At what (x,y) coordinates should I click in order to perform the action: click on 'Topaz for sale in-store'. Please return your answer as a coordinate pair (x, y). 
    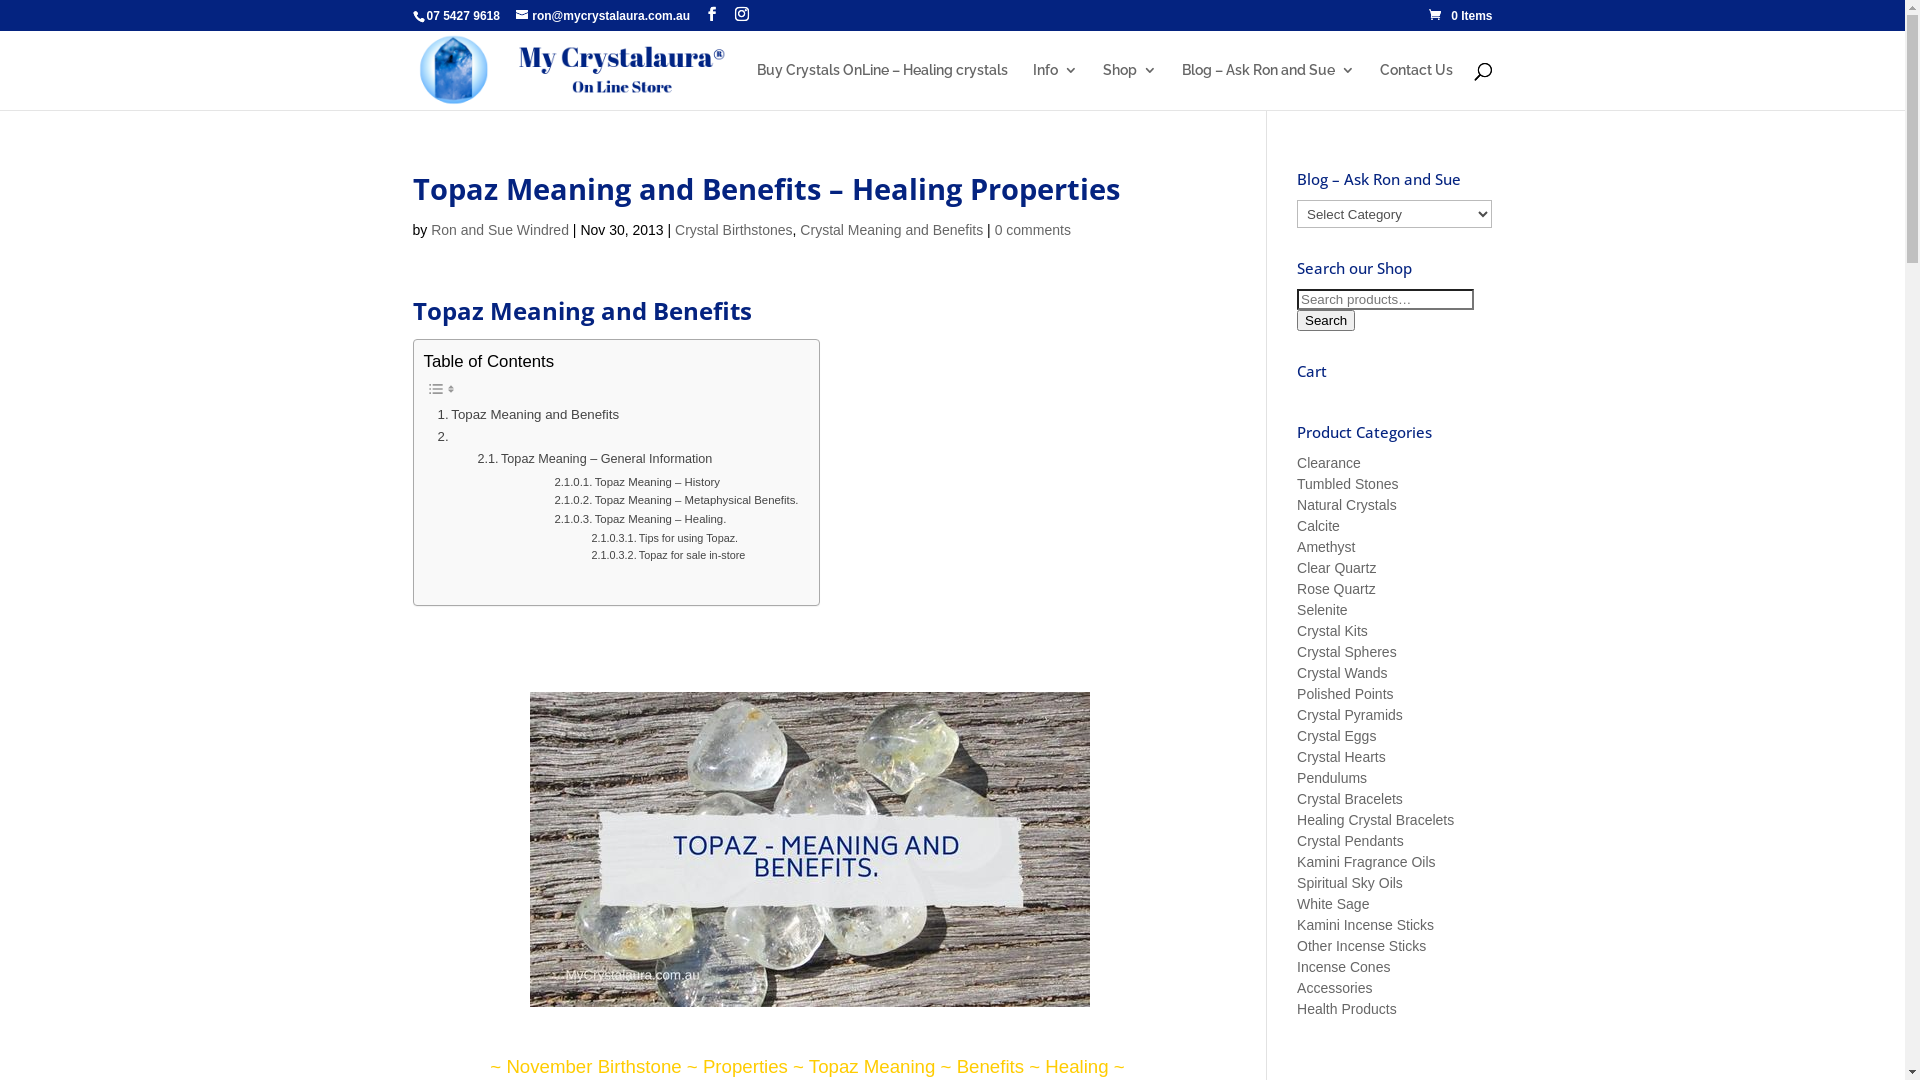
    Looking at the image, I should click on (667, 555).